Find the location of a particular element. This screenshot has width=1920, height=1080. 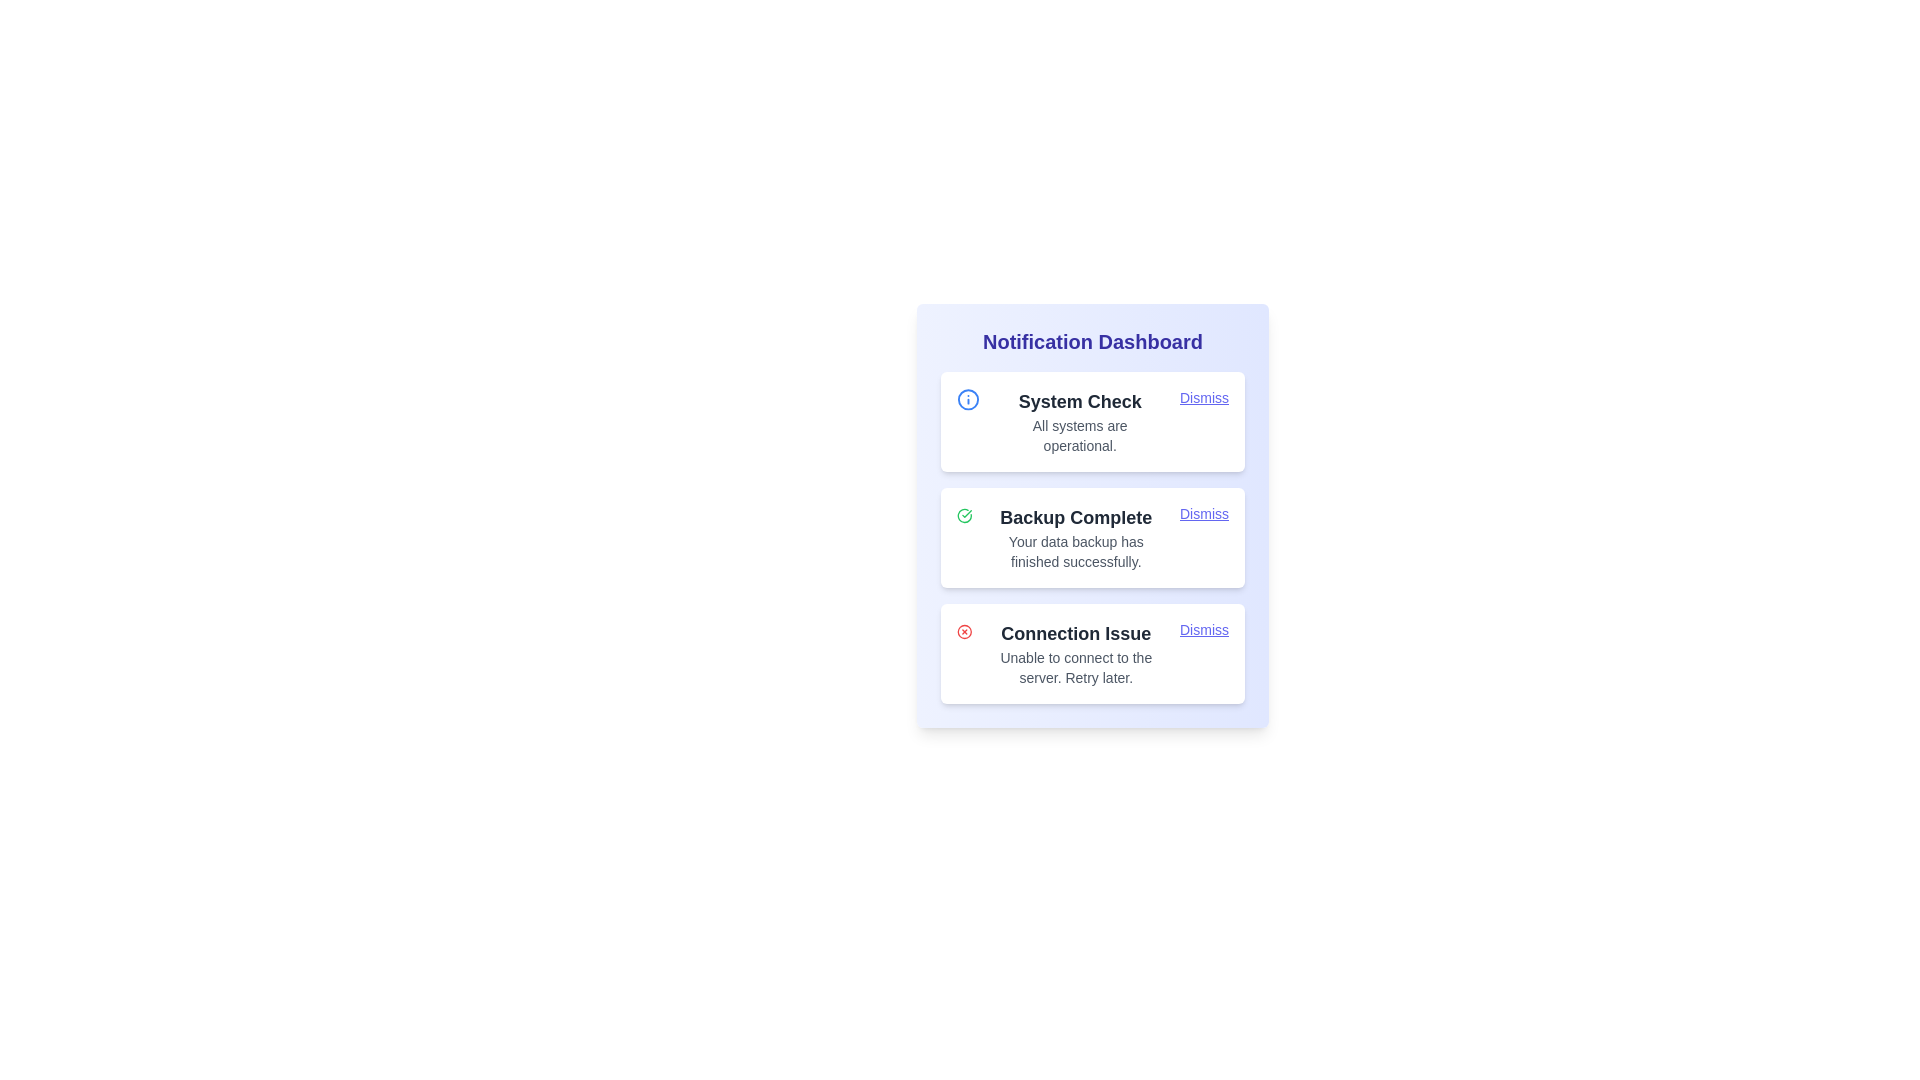

the indigo colored text link styled as a button located in the top-right corner of the 'Backup Complete' notification card is located at coordinates (1203, 512).